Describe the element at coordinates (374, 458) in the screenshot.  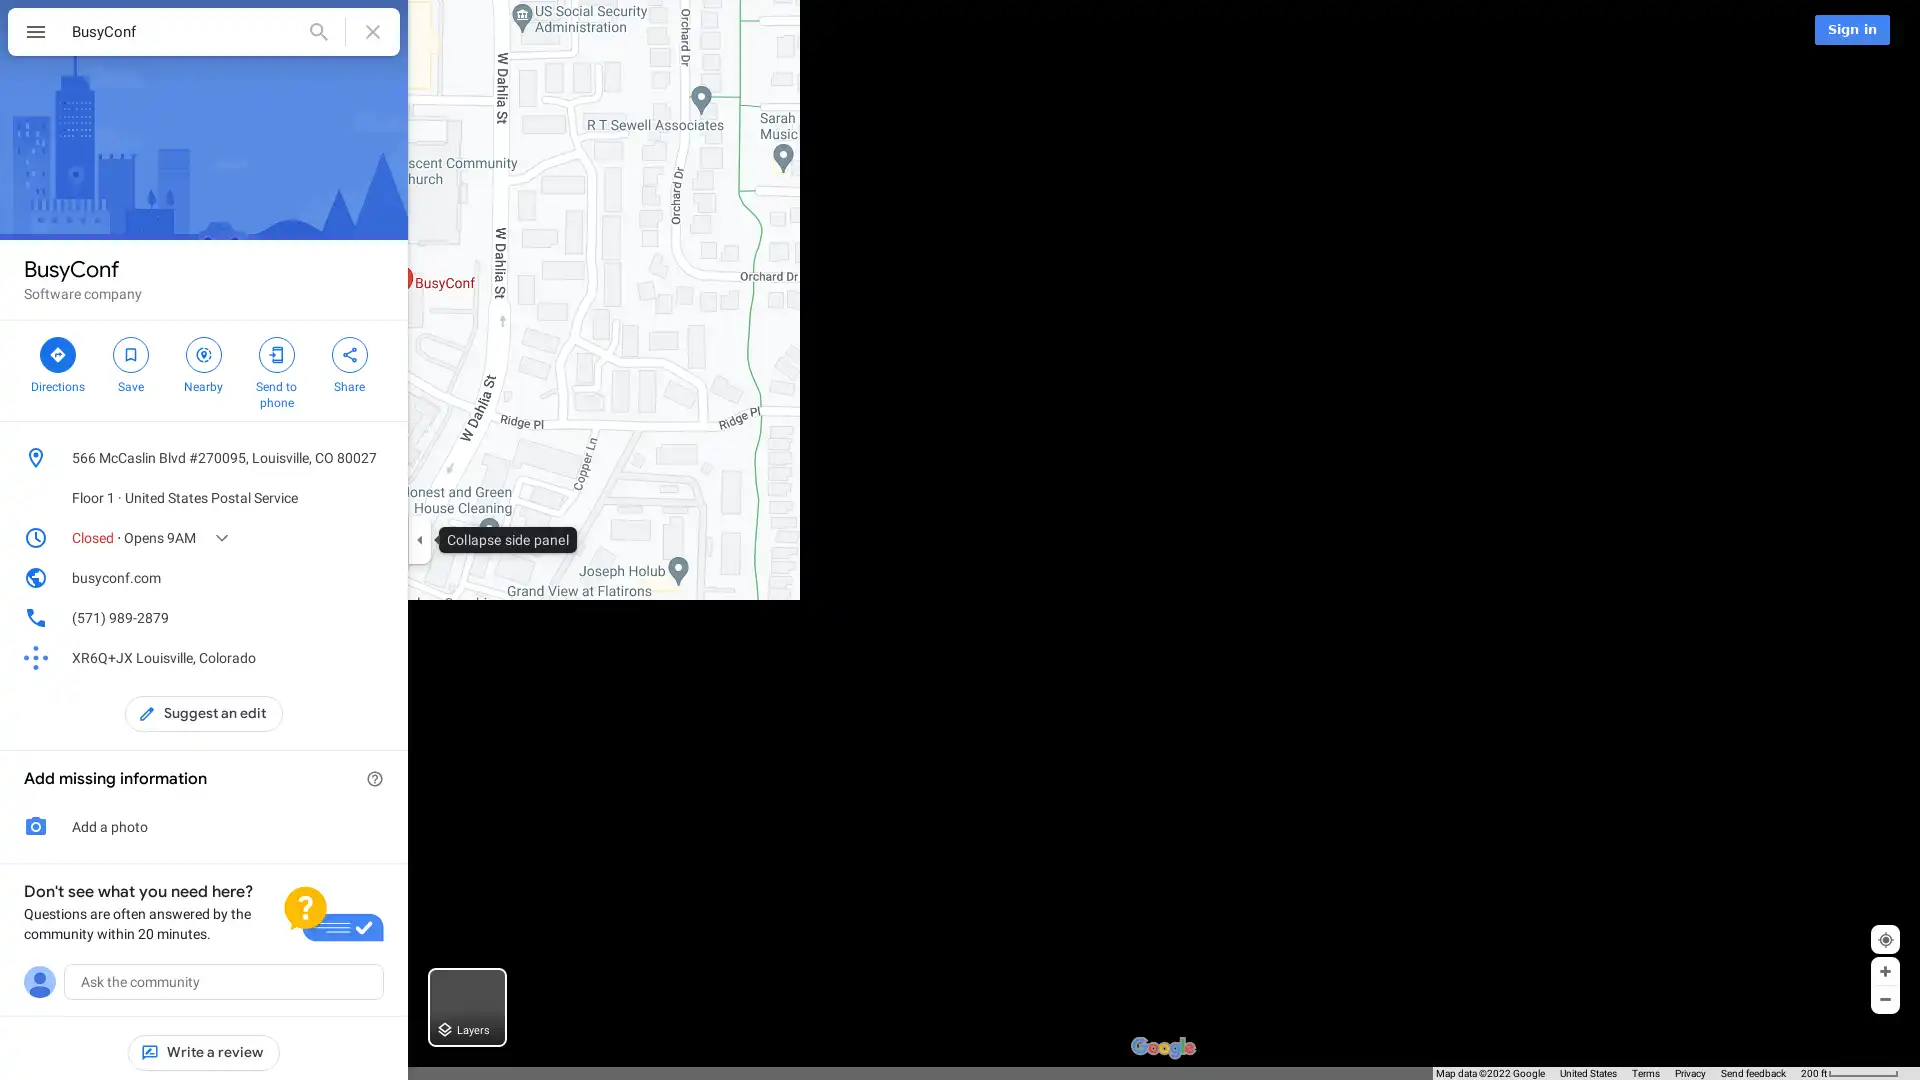
I see `Copy address` at that location.